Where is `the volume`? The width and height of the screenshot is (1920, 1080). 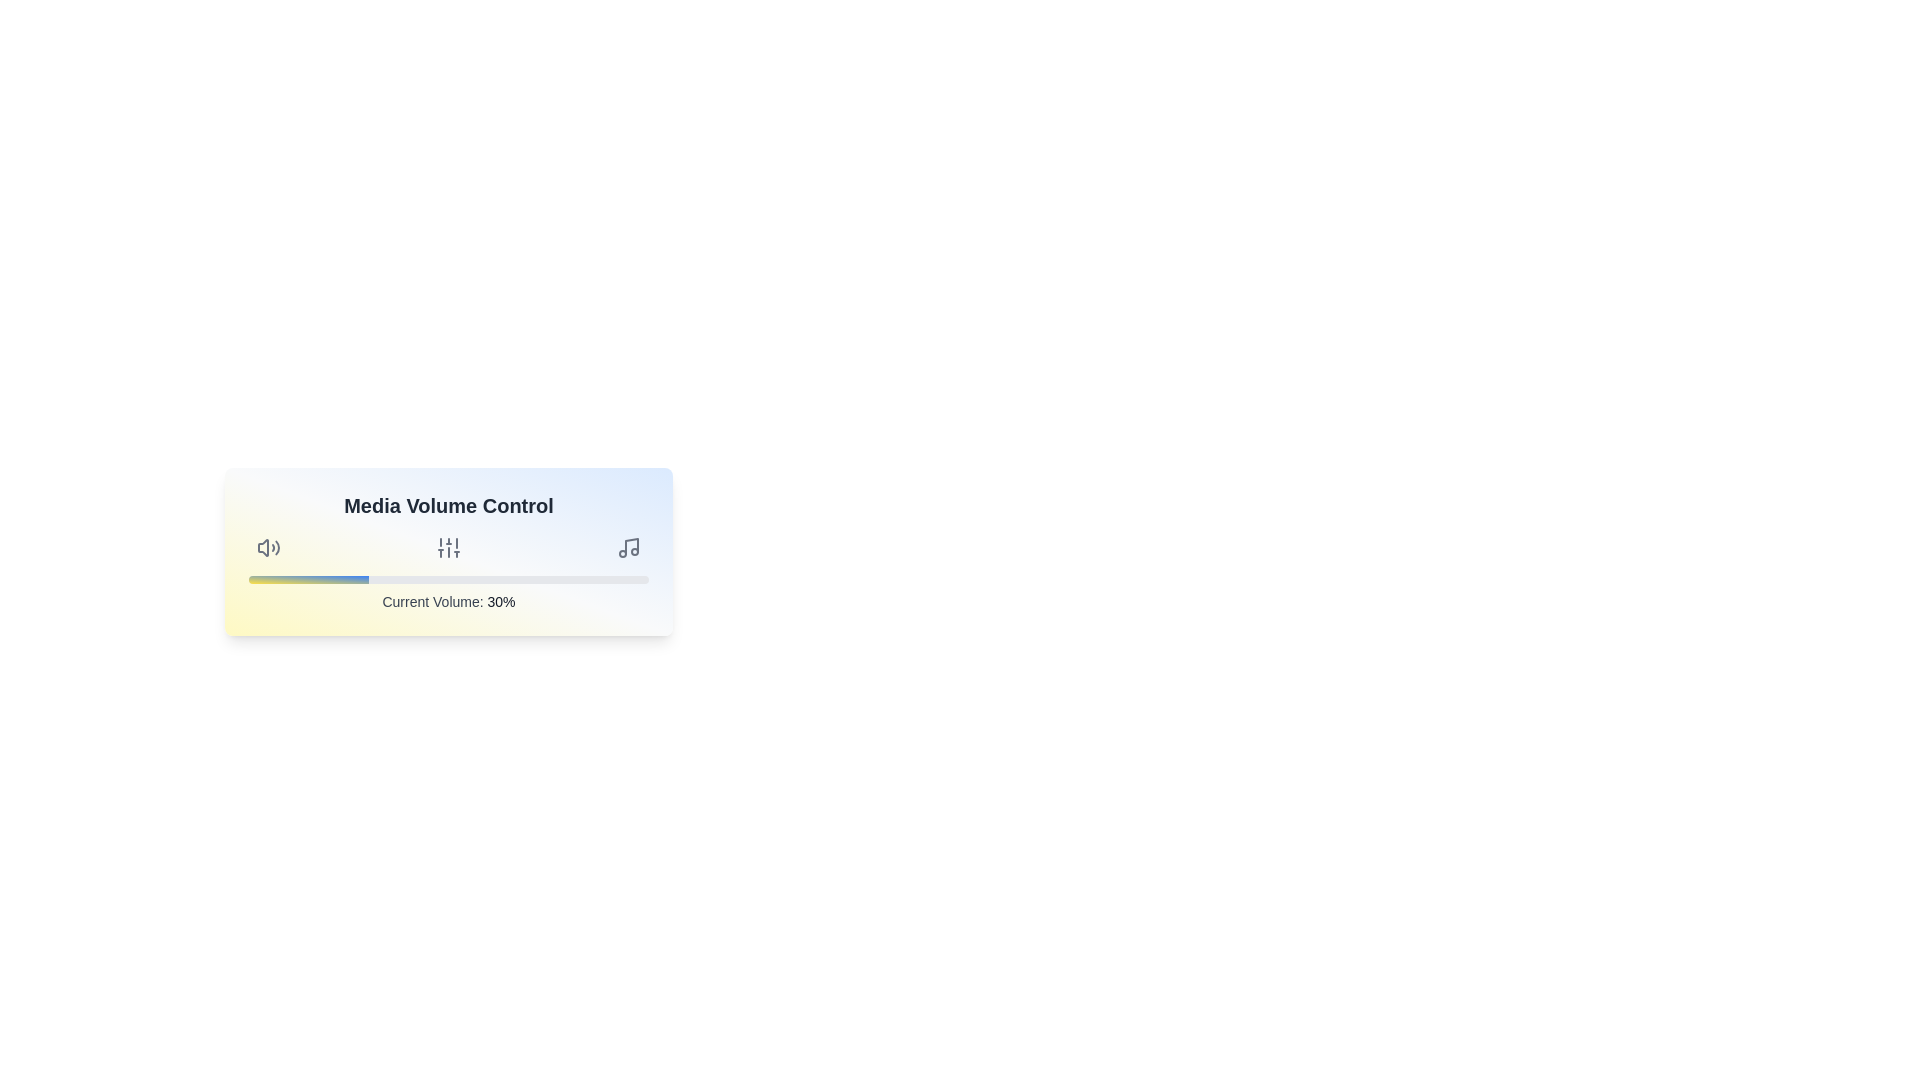
the volume is located at coordinates (636, 579).